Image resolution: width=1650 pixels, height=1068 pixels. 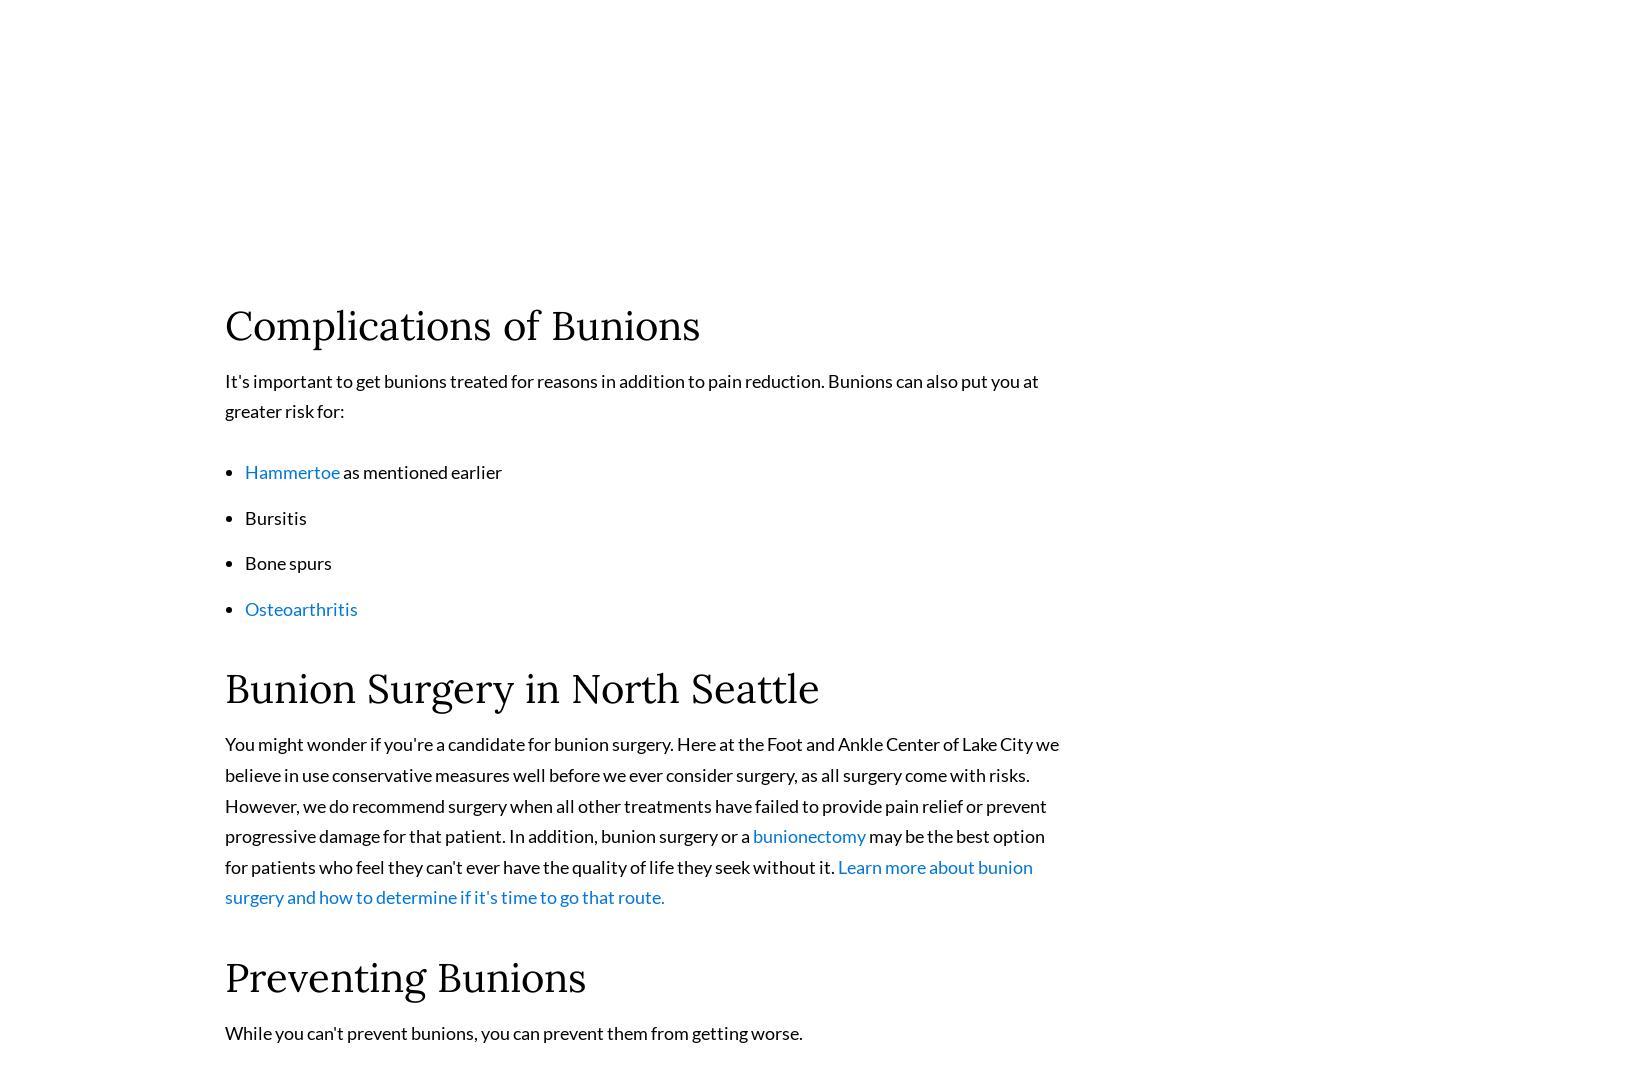 I want to click on 'Bursitis', so click(x=245, y=525).